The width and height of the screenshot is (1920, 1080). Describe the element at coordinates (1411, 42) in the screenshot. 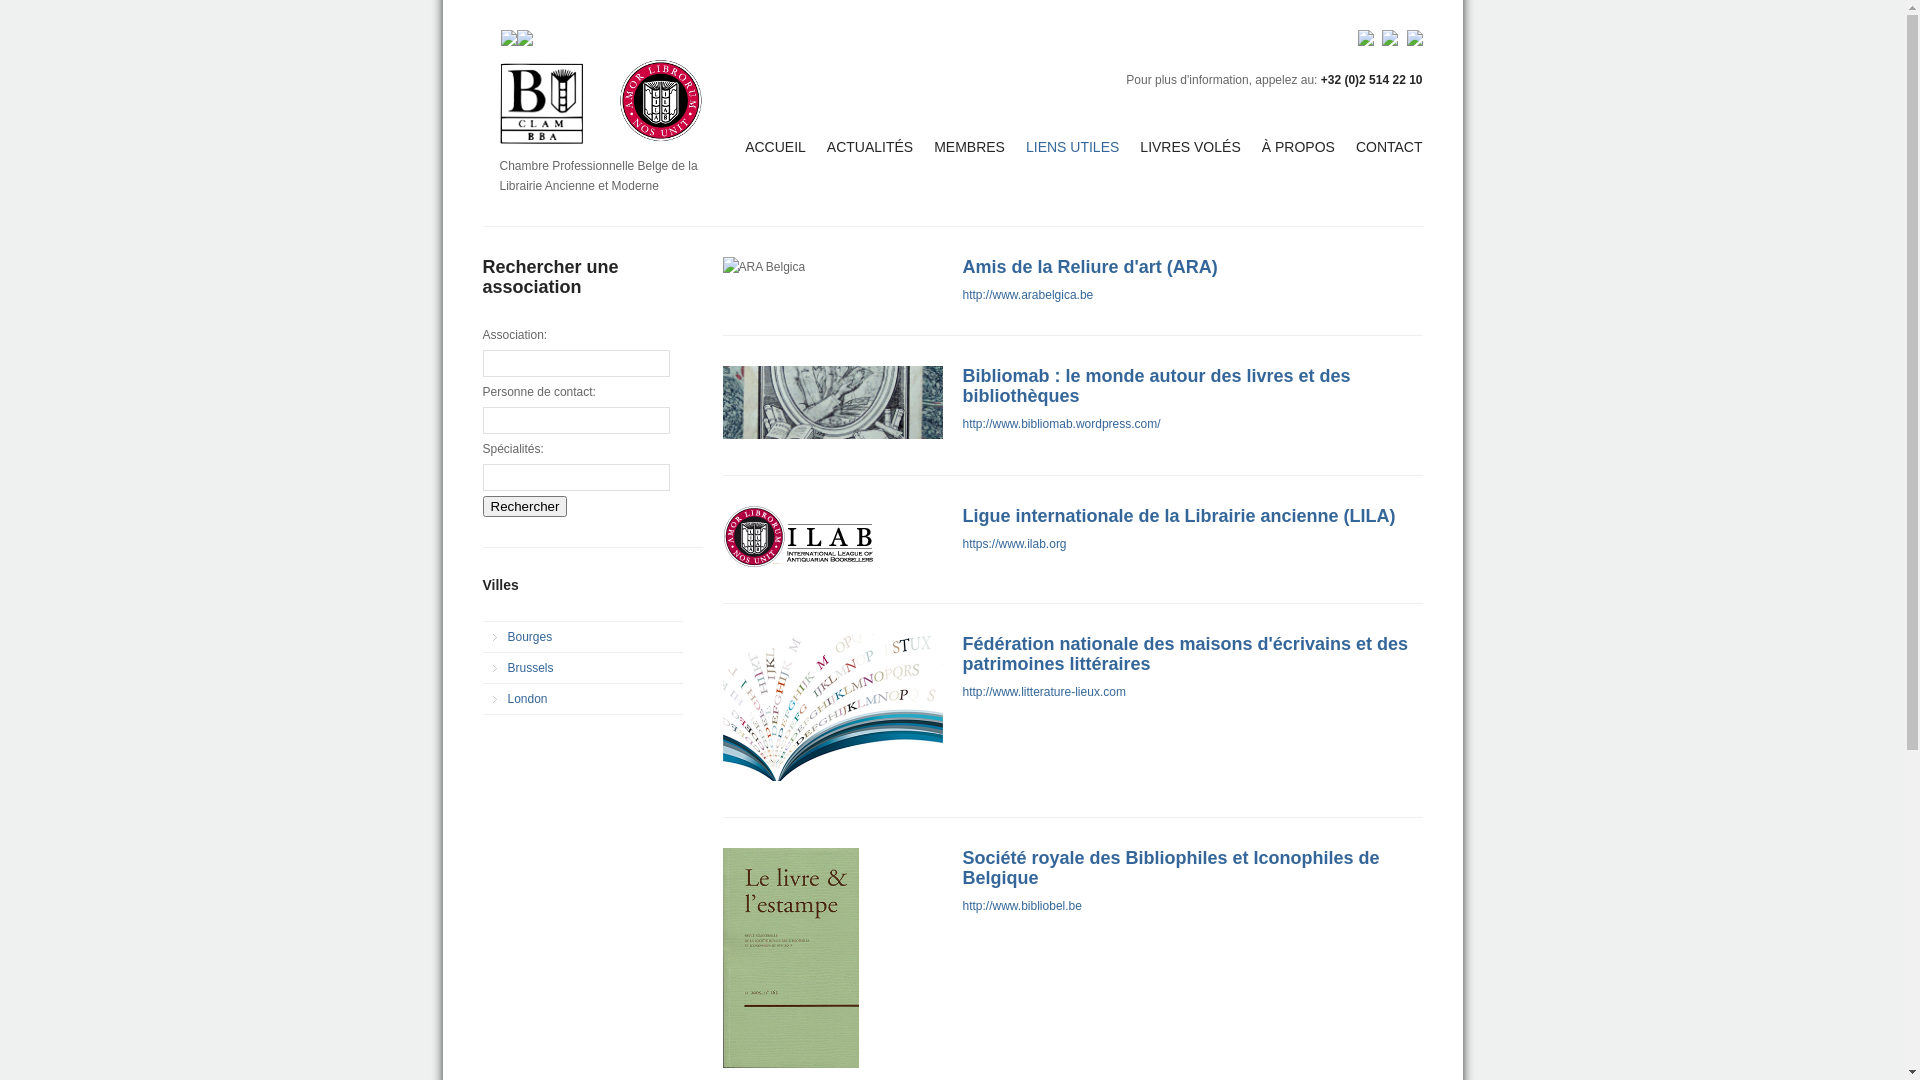

I see `'EN'` at that location.